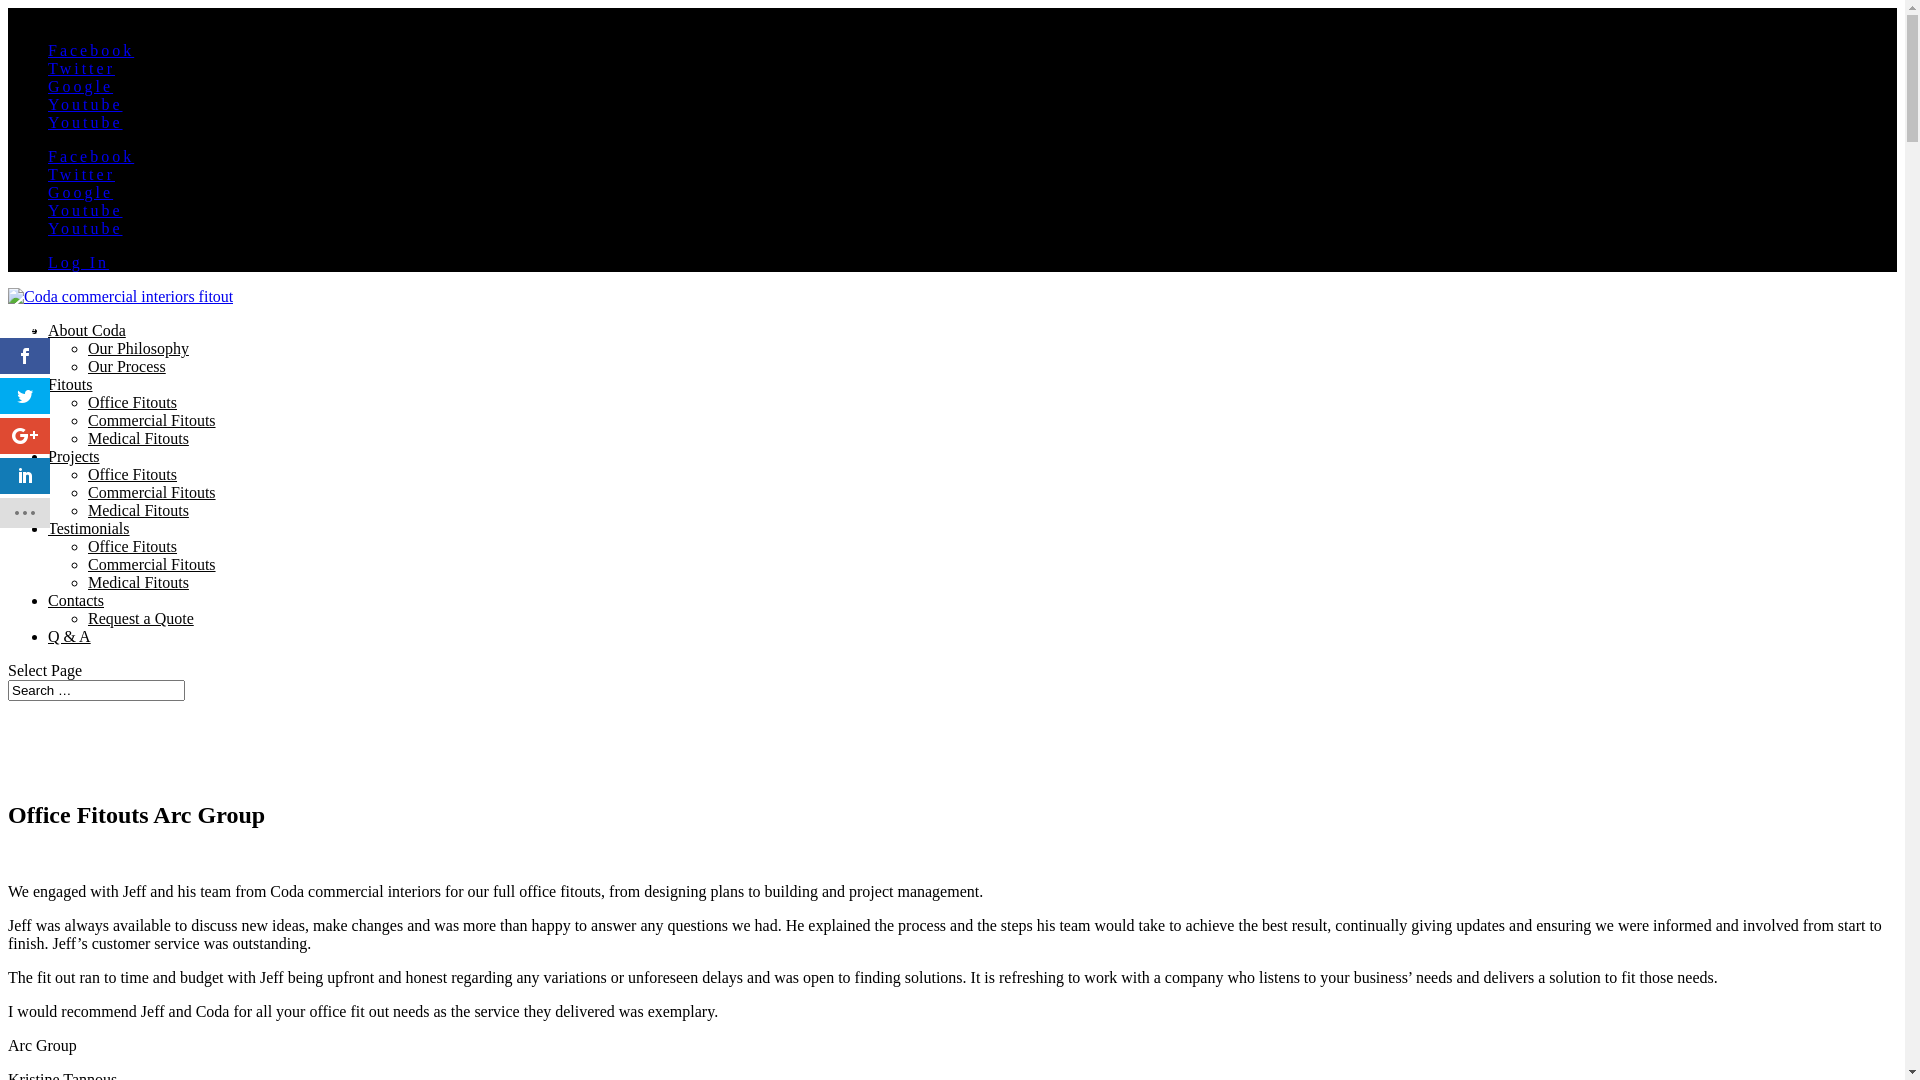 The height and width of the screenshot is (1080, 1920). Describe the element at coordinates (85, 329) in the screenshot. I see `'About Coda'` at that location.